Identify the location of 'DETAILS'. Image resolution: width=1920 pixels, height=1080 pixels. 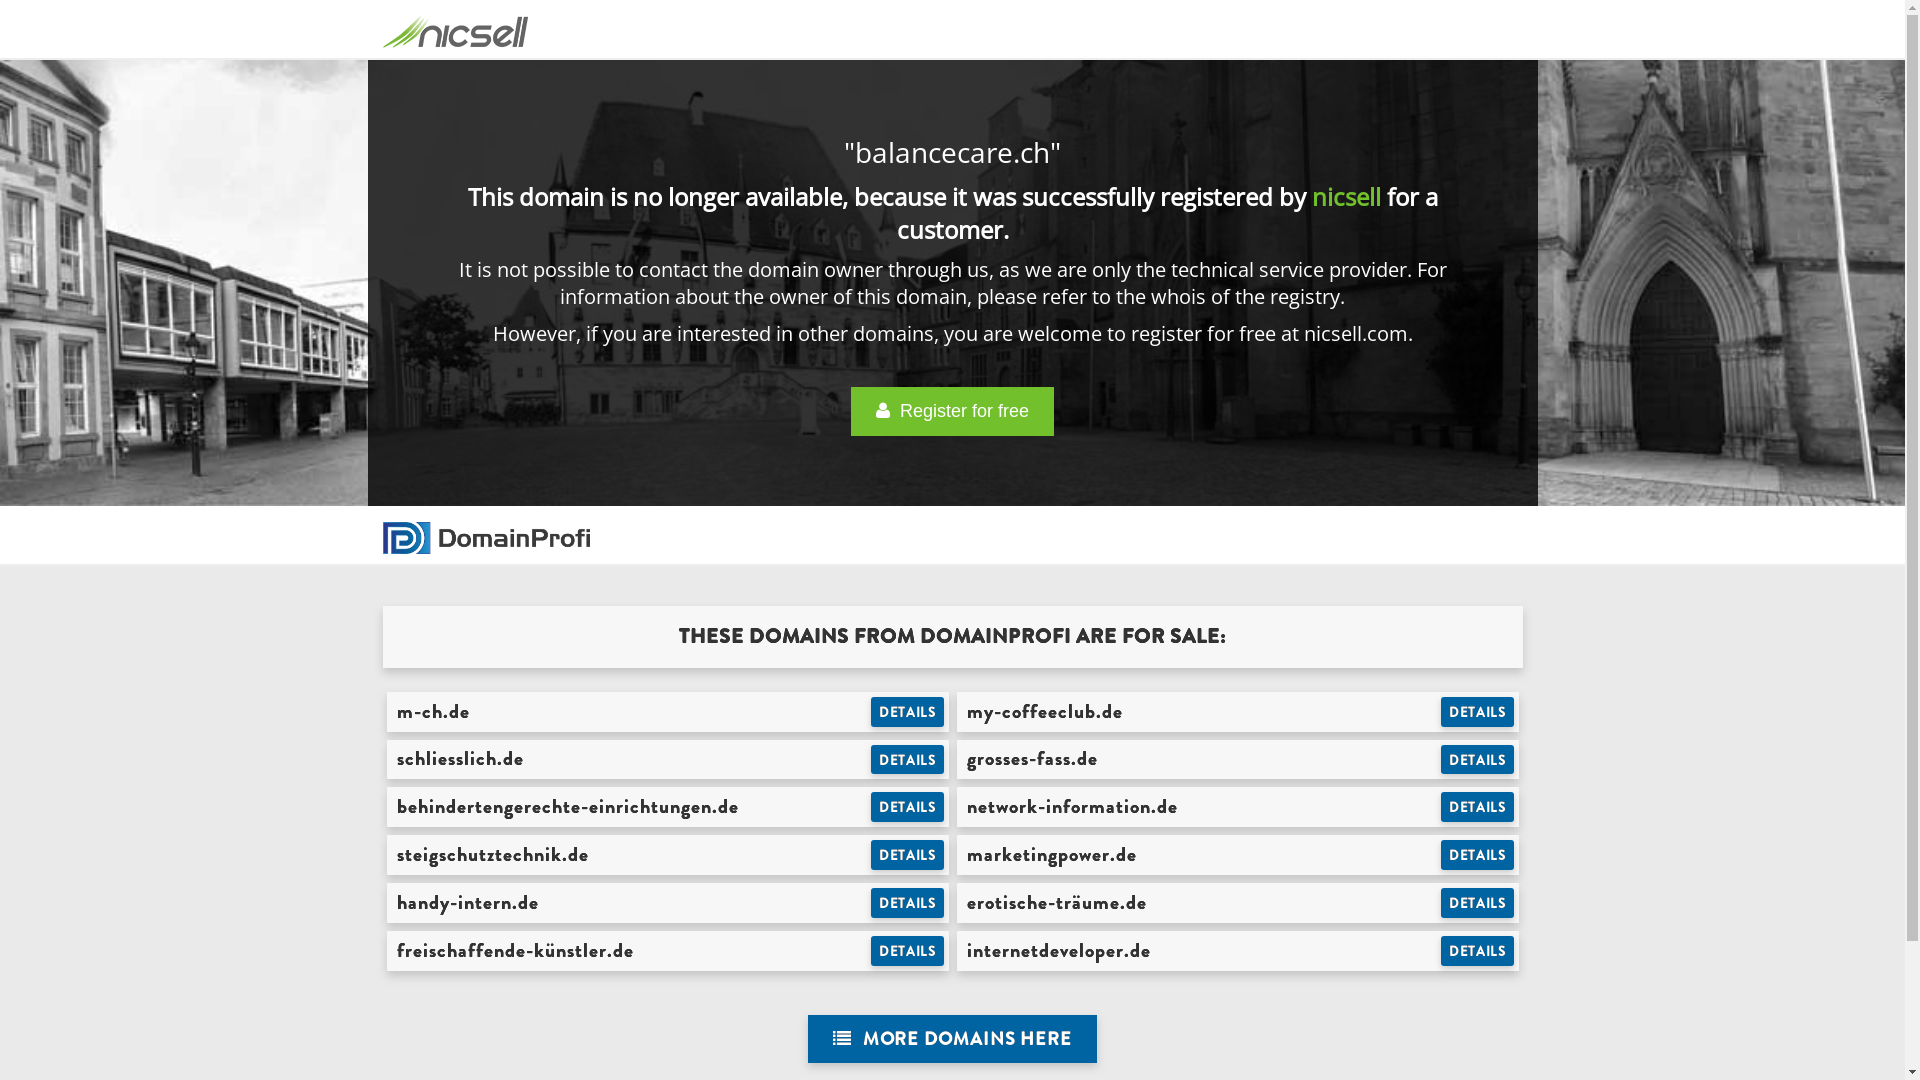
(1477, 855).